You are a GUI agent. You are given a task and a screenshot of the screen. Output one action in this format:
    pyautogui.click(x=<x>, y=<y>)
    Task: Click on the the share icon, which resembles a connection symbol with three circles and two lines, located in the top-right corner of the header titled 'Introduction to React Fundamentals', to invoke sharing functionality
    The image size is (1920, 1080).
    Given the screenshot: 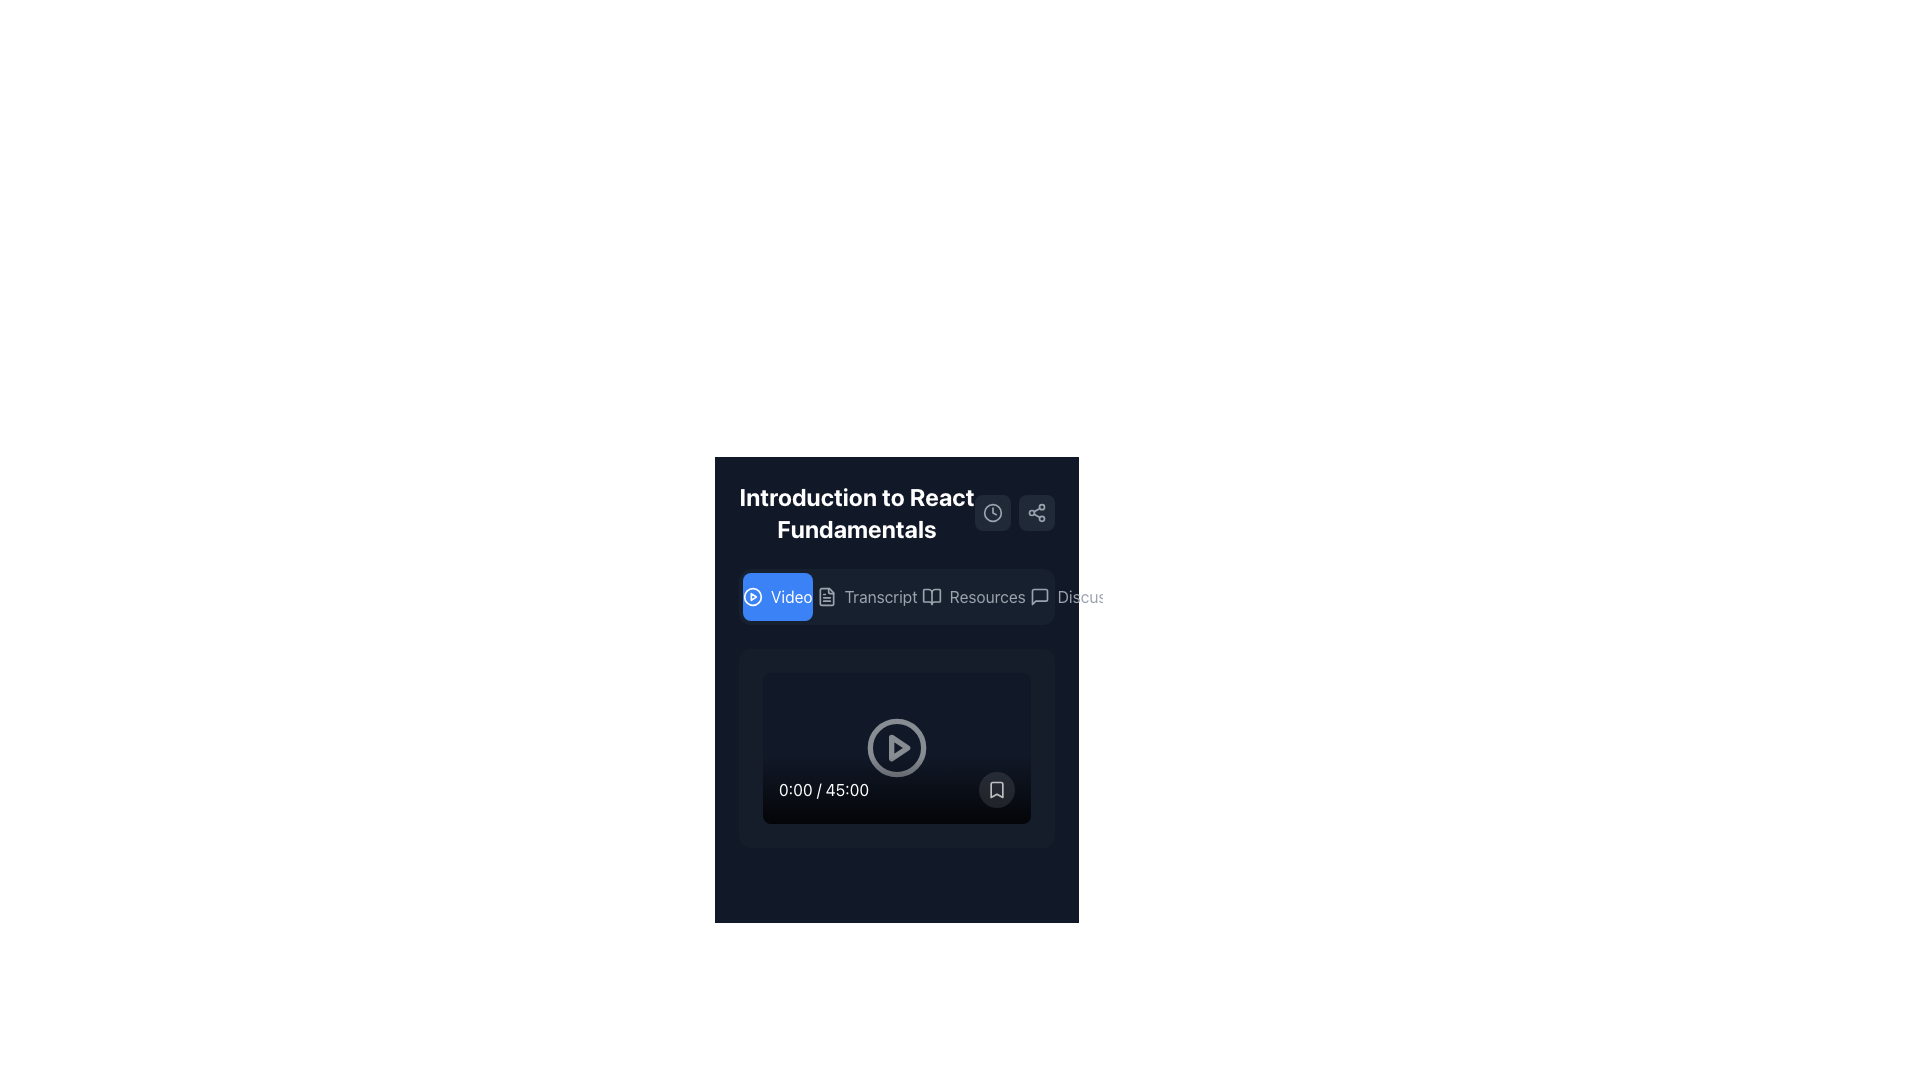 What is the action you would take?
    pyautogui.click(x=1036, y=512)
    